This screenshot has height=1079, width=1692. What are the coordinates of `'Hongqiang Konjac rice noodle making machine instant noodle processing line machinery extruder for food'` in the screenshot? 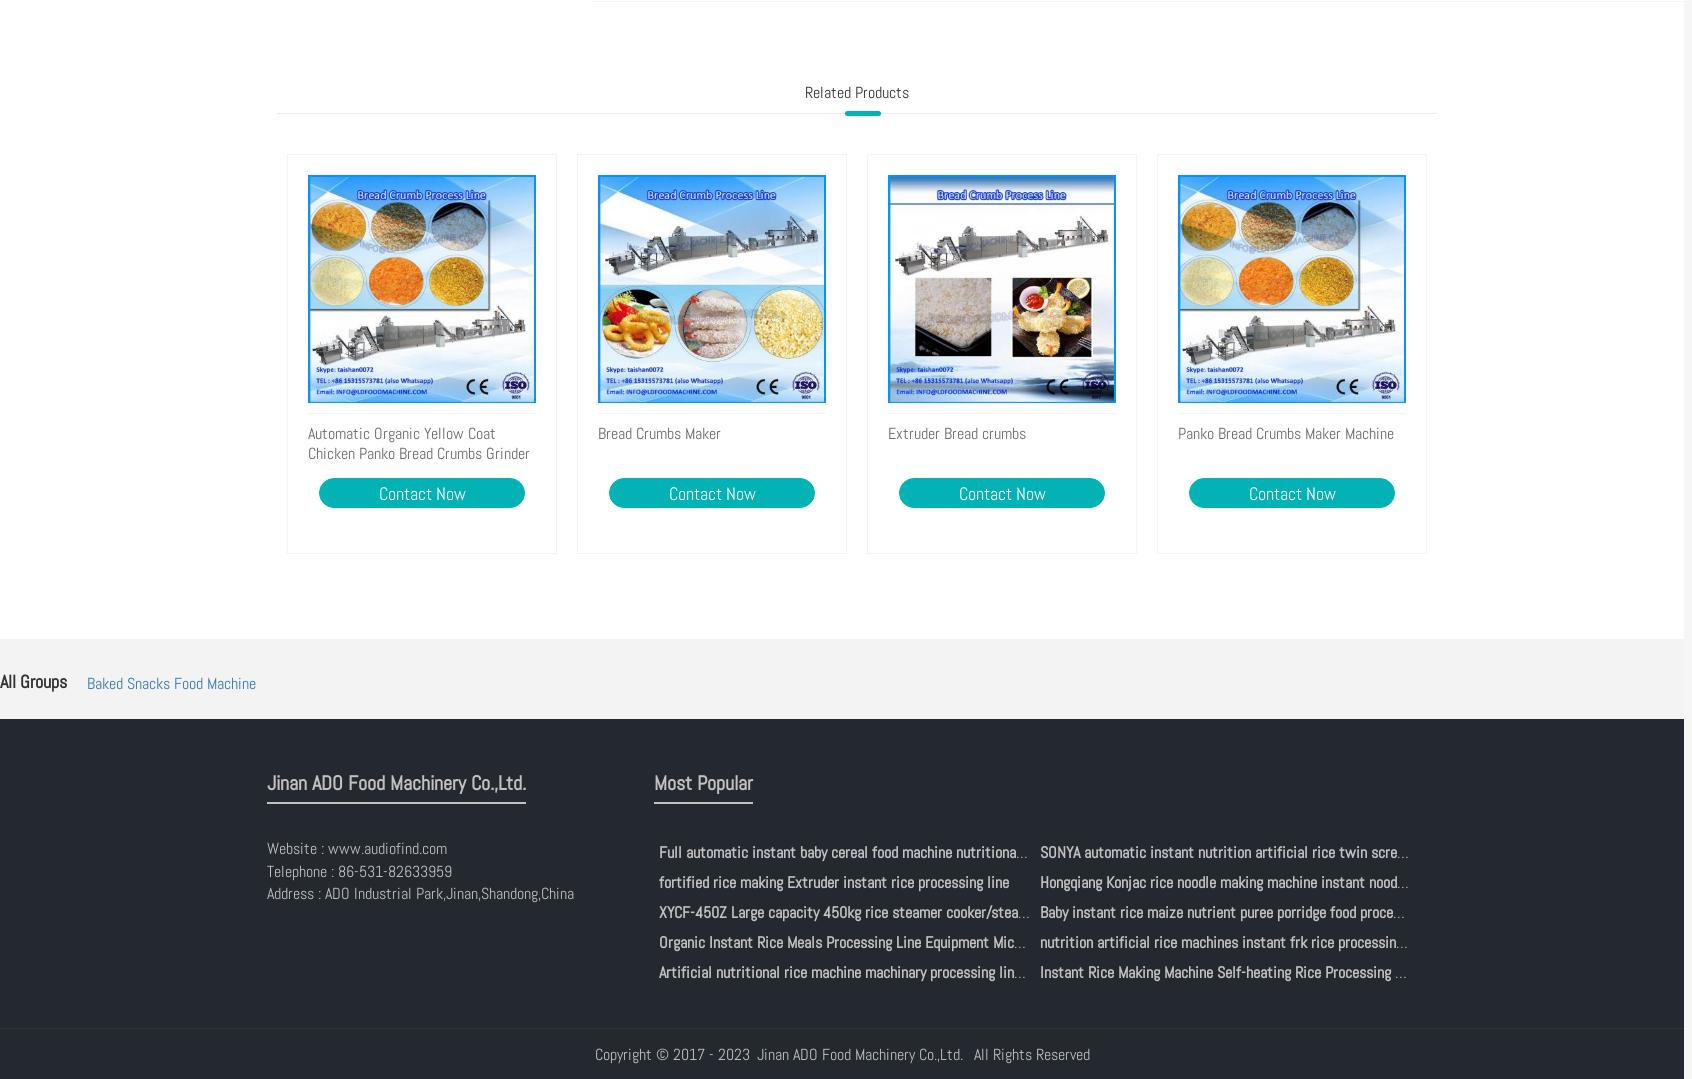 It's located at (1356, 880).